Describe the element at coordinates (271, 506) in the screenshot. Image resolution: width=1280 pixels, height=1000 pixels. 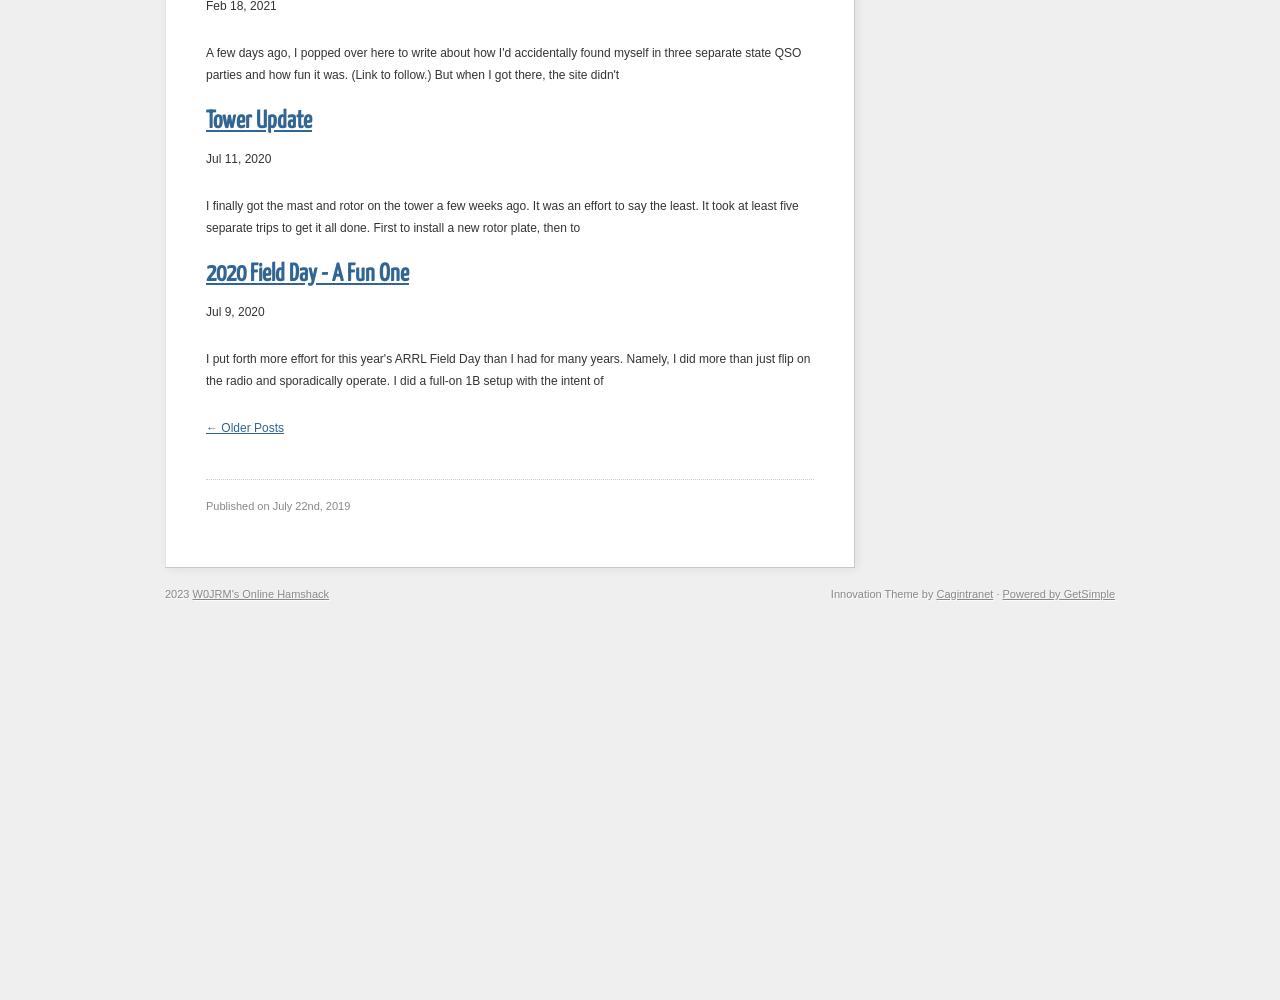
I see `'July 22nd, 2019'` at that location.